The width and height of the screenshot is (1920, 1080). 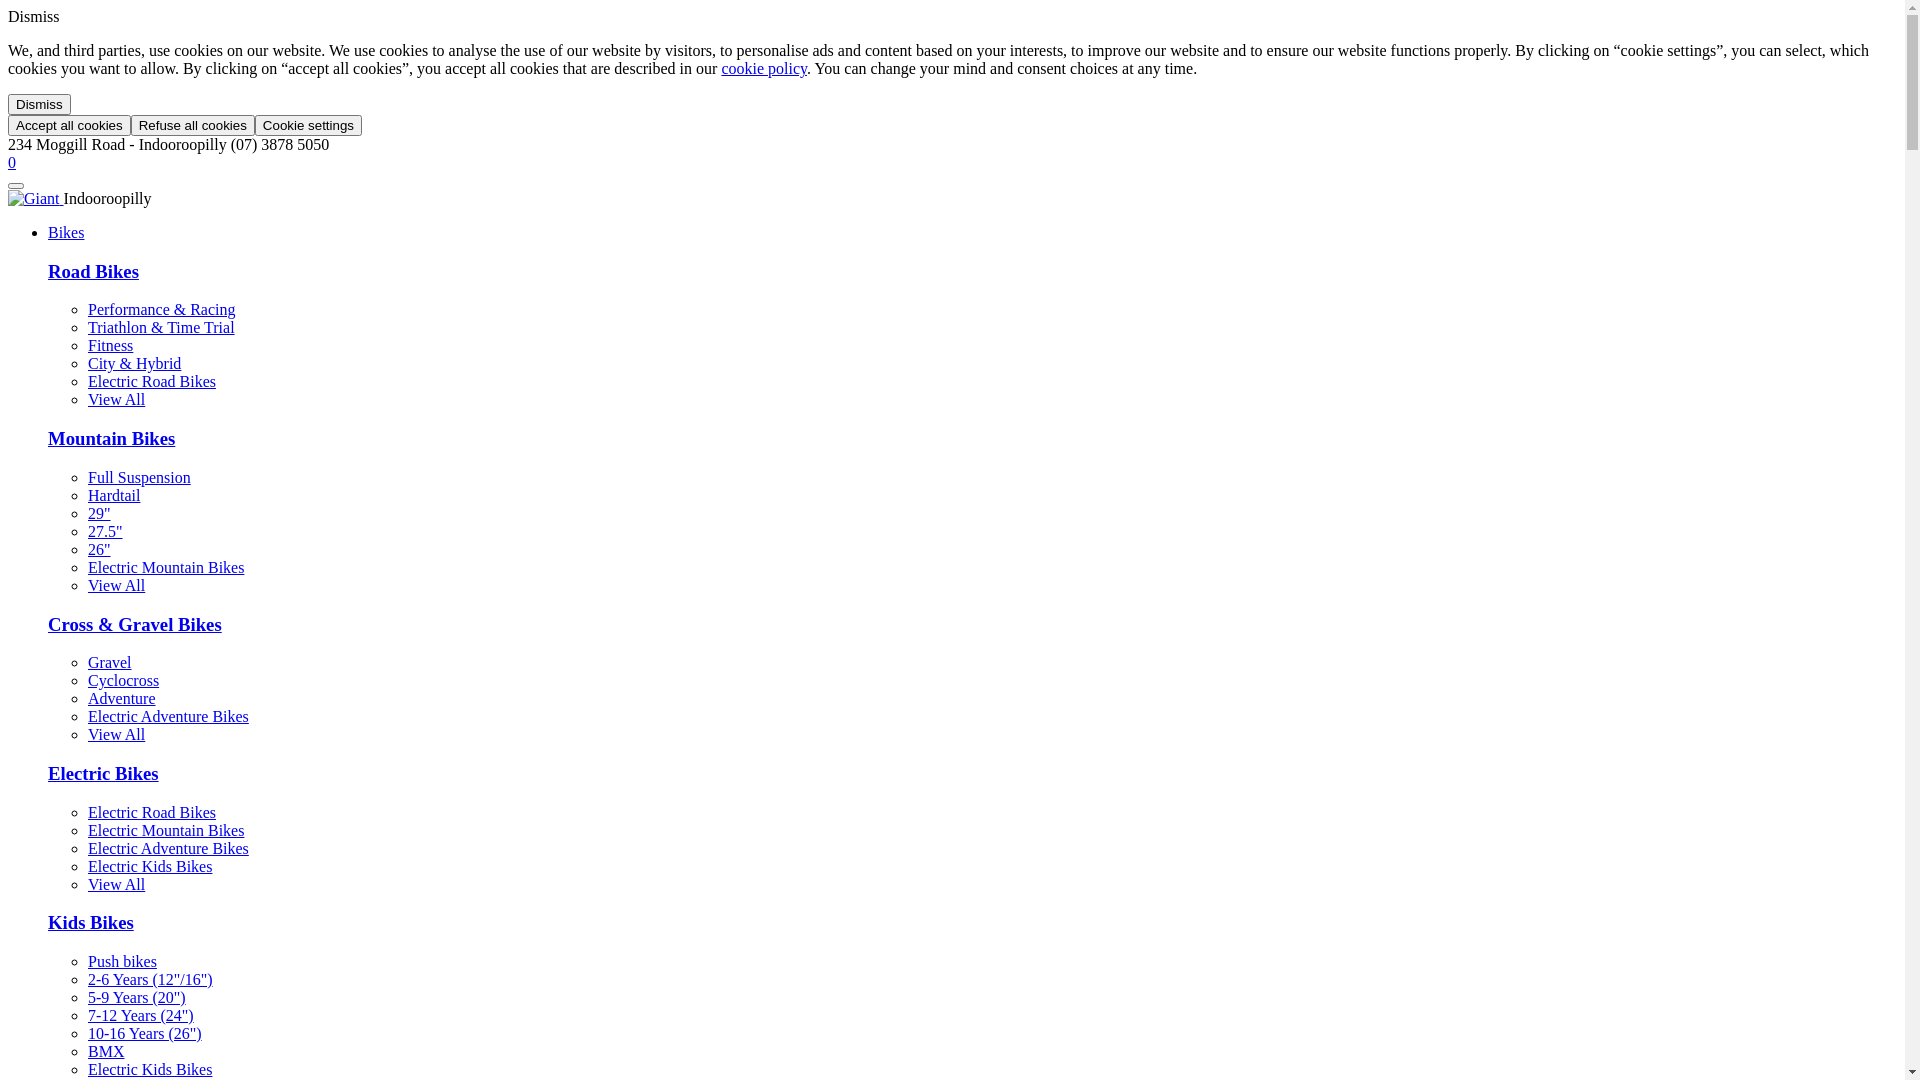 What do you see at coordinates (138, 477) in the screenshot?
I see `'Full Suspension'` at bounding box center [138, 477].